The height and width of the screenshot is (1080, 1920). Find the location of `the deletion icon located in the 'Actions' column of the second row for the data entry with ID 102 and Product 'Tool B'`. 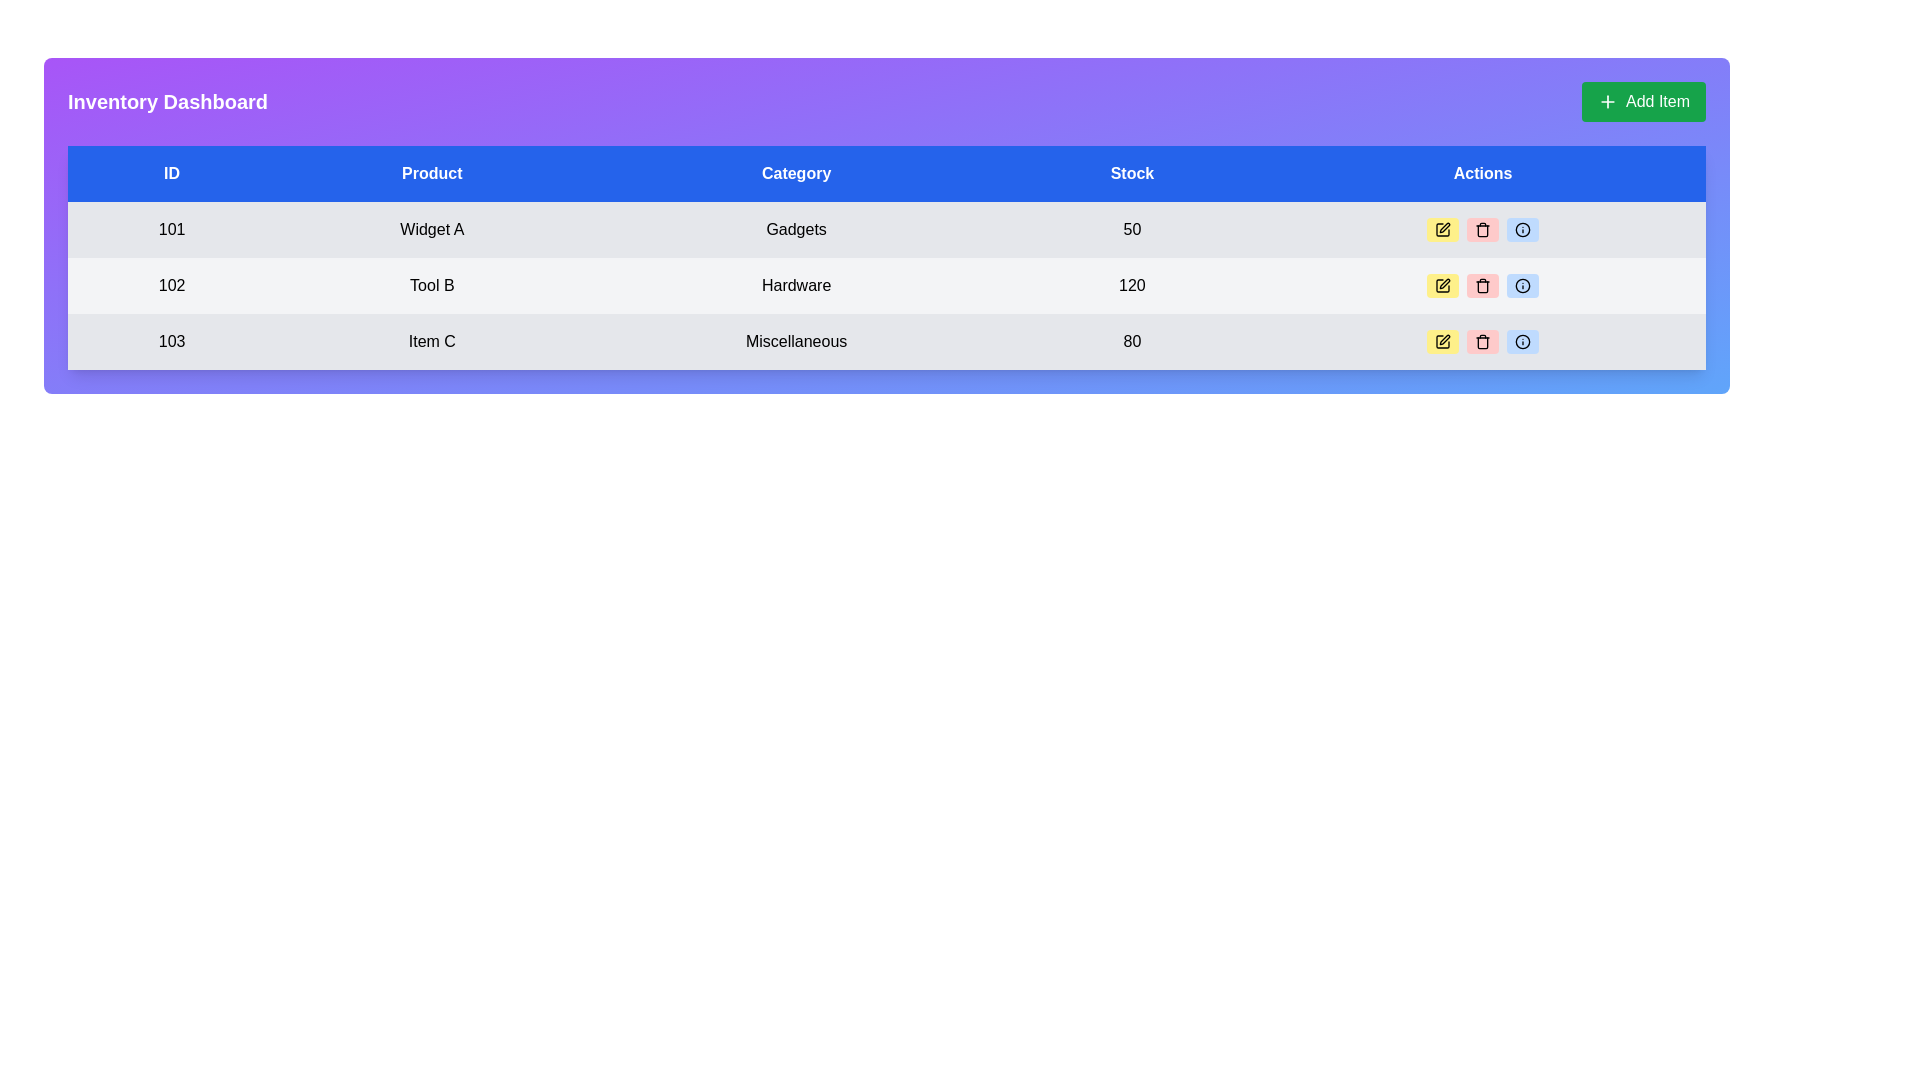

the deletion icon located in the 'Actions' column of the second row for the data entry with ID 102 and Product 'Tool B' is located at coordinates (1483, 285).